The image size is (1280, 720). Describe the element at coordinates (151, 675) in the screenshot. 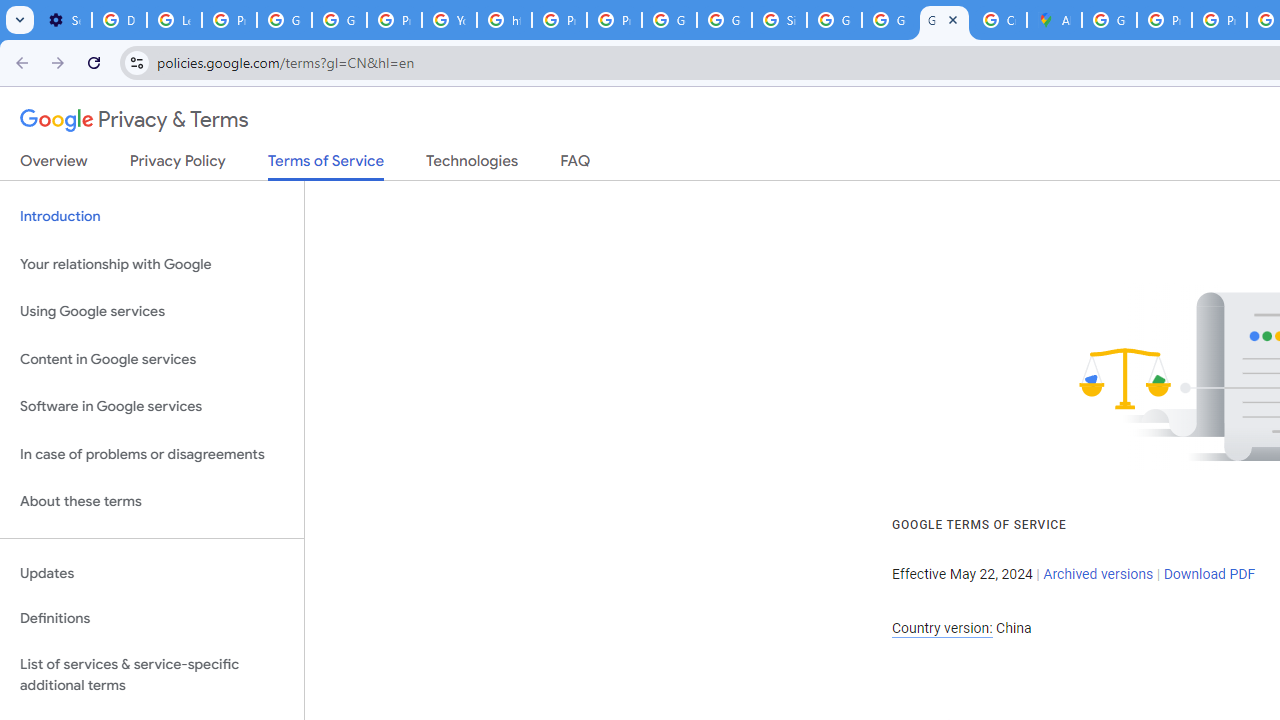

I see `'List of services & service-specific additional terms'` at that location.